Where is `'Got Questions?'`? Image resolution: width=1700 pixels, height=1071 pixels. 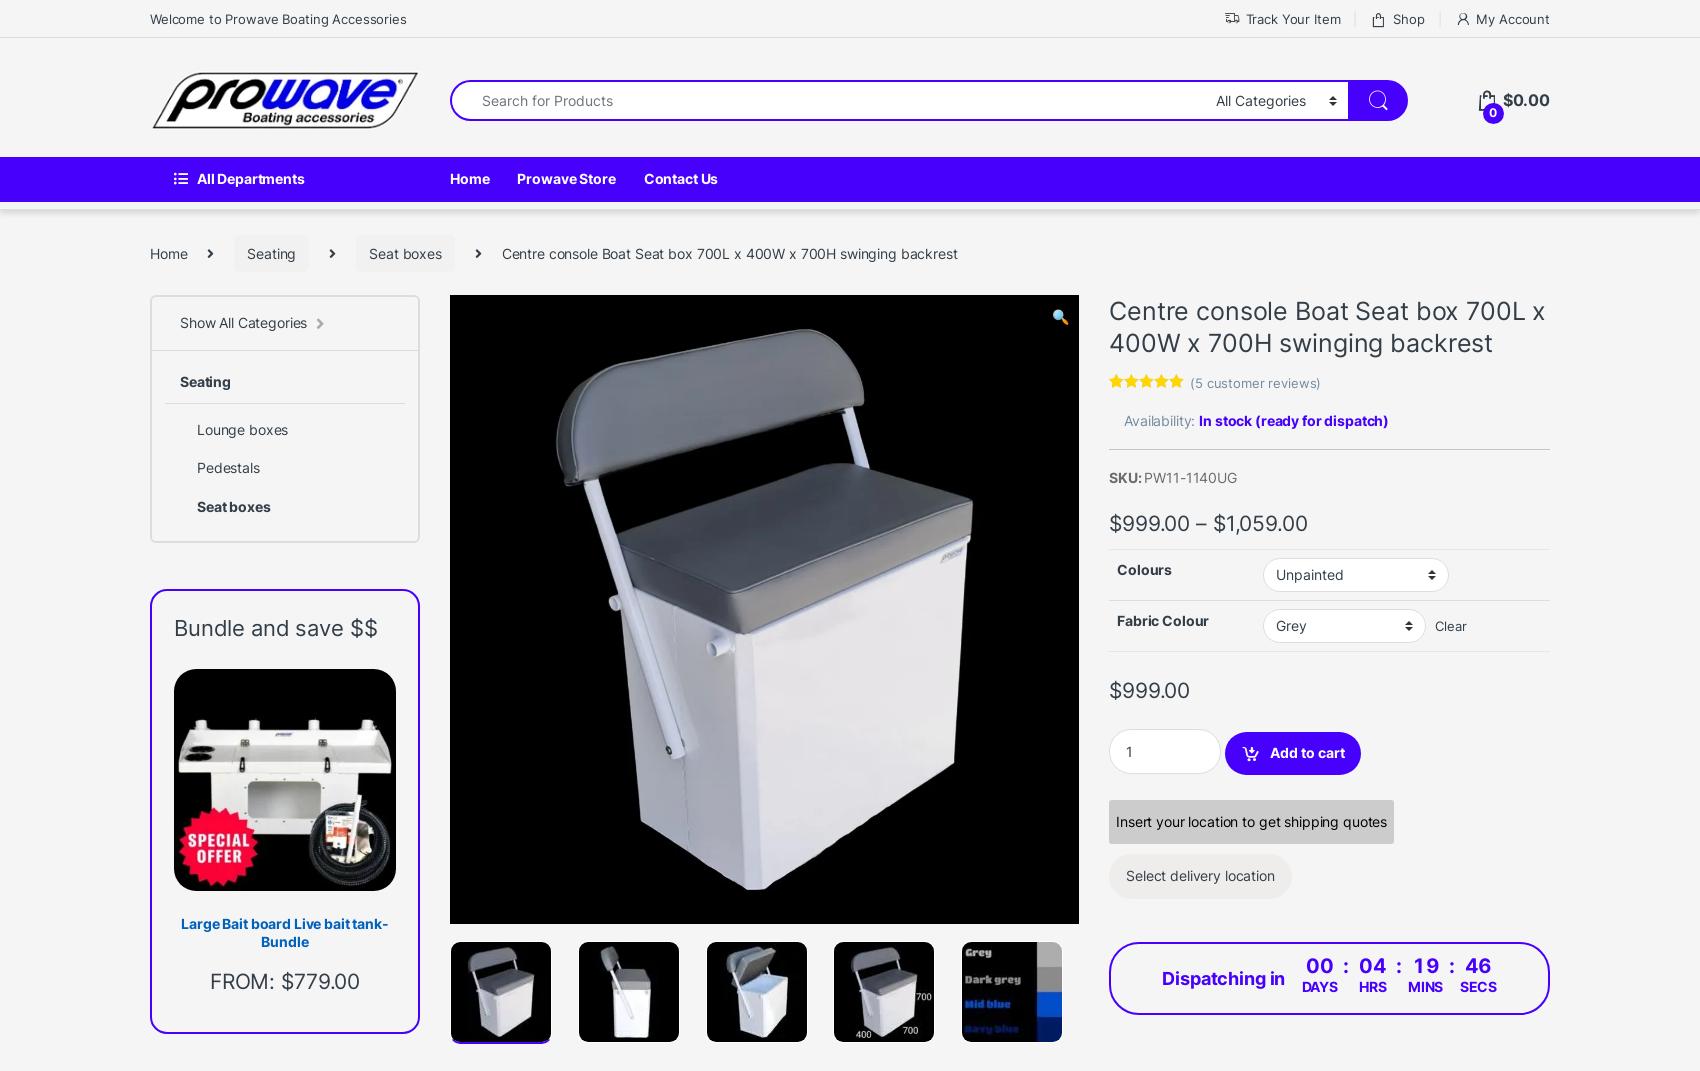
'Got Questions?' is located at coordinates (273, 1020).